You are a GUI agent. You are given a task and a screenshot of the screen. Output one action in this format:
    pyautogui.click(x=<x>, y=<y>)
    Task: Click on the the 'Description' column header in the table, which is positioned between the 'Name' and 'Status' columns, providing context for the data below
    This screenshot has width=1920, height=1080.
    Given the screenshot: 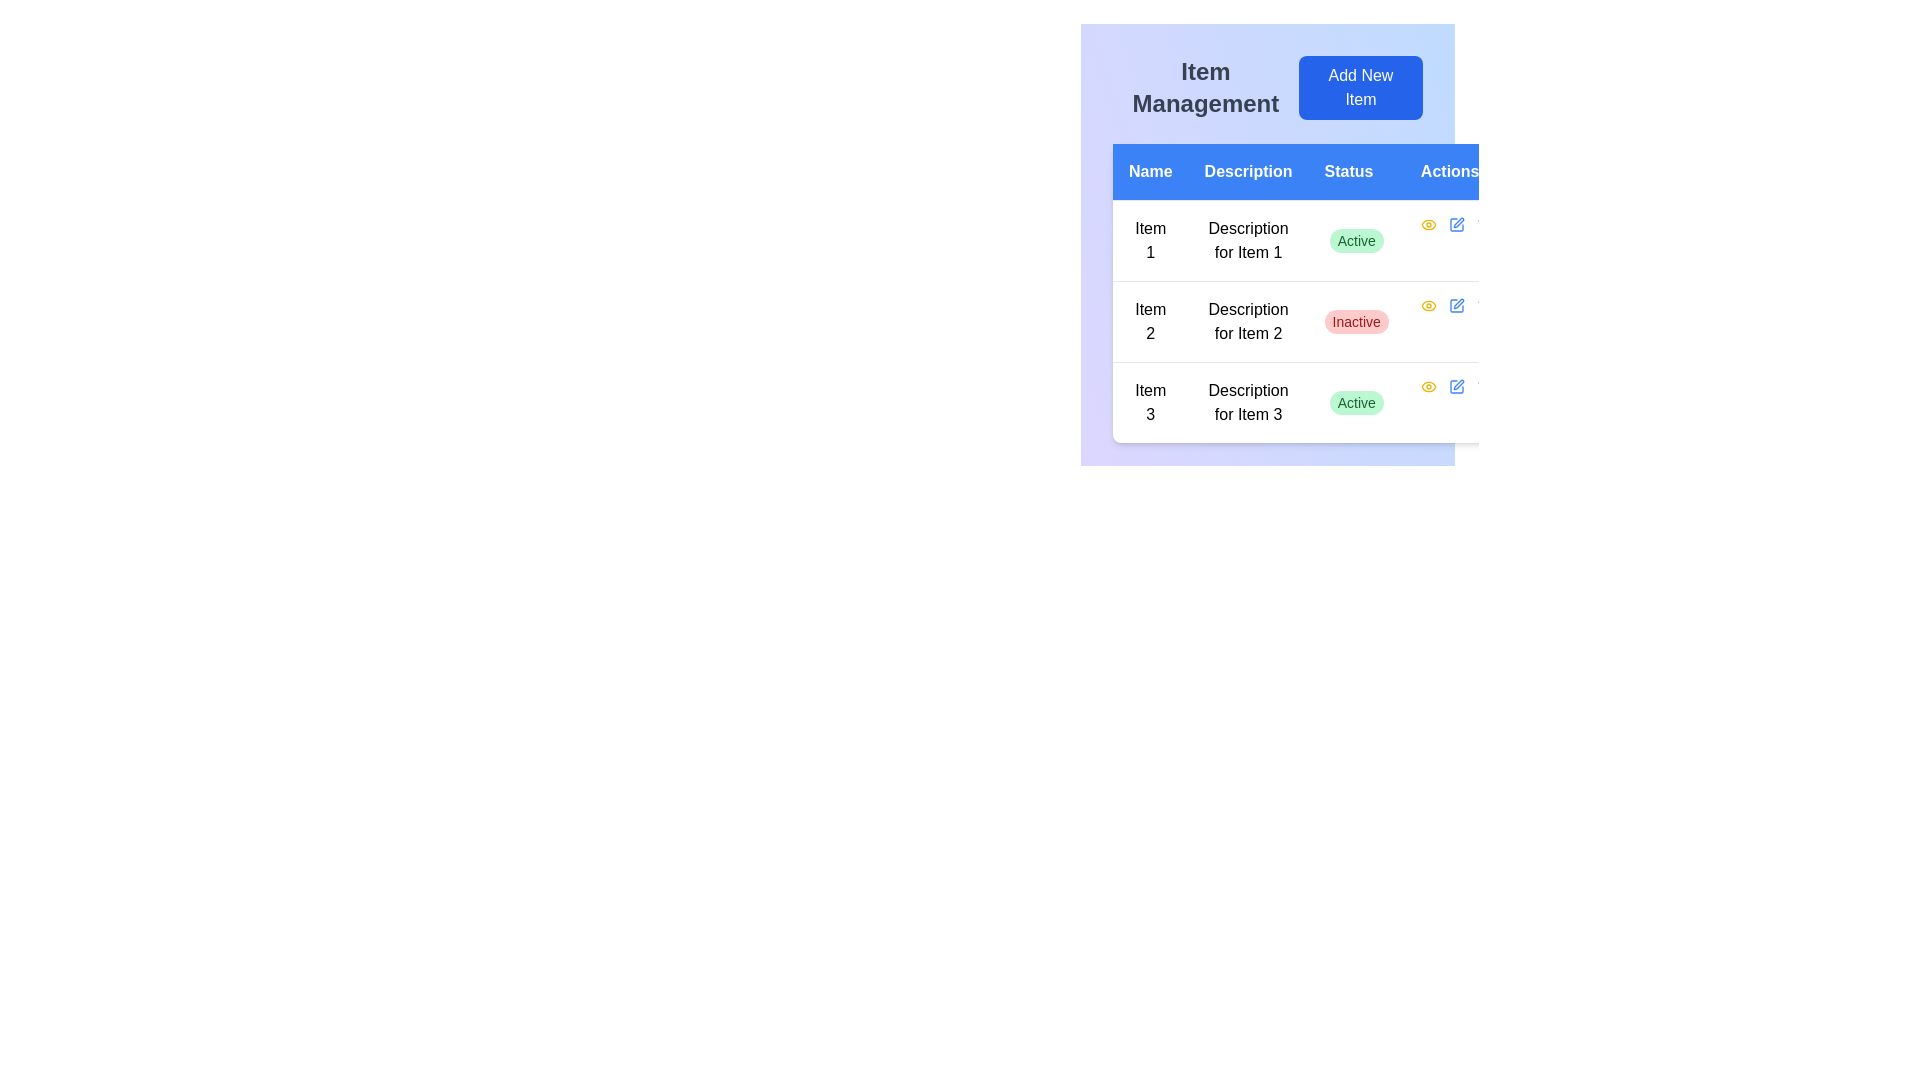 What is the action you would take?
    pyautogui.click(x=1247, y=171)
    